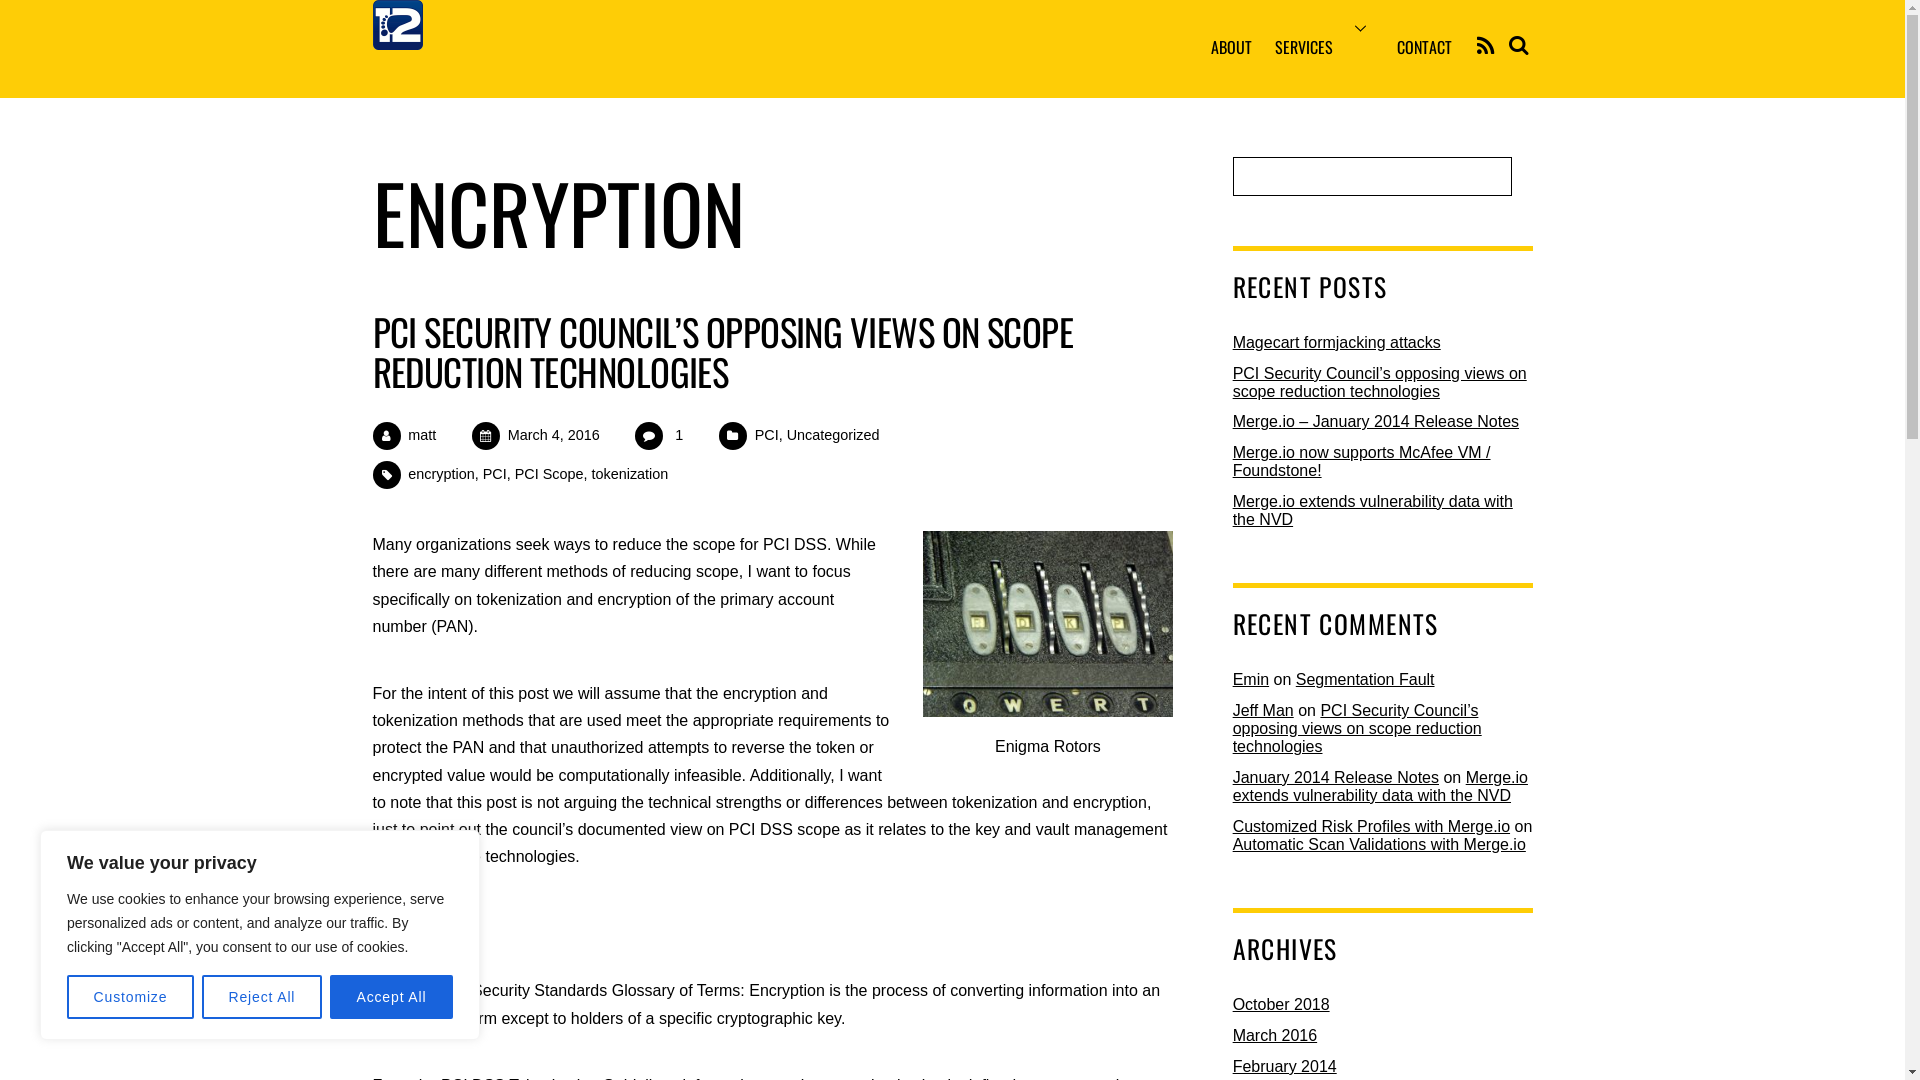  I want to click on 'Merge.io now supports McAfee VM / Foundstone!', so click(1361, 461).